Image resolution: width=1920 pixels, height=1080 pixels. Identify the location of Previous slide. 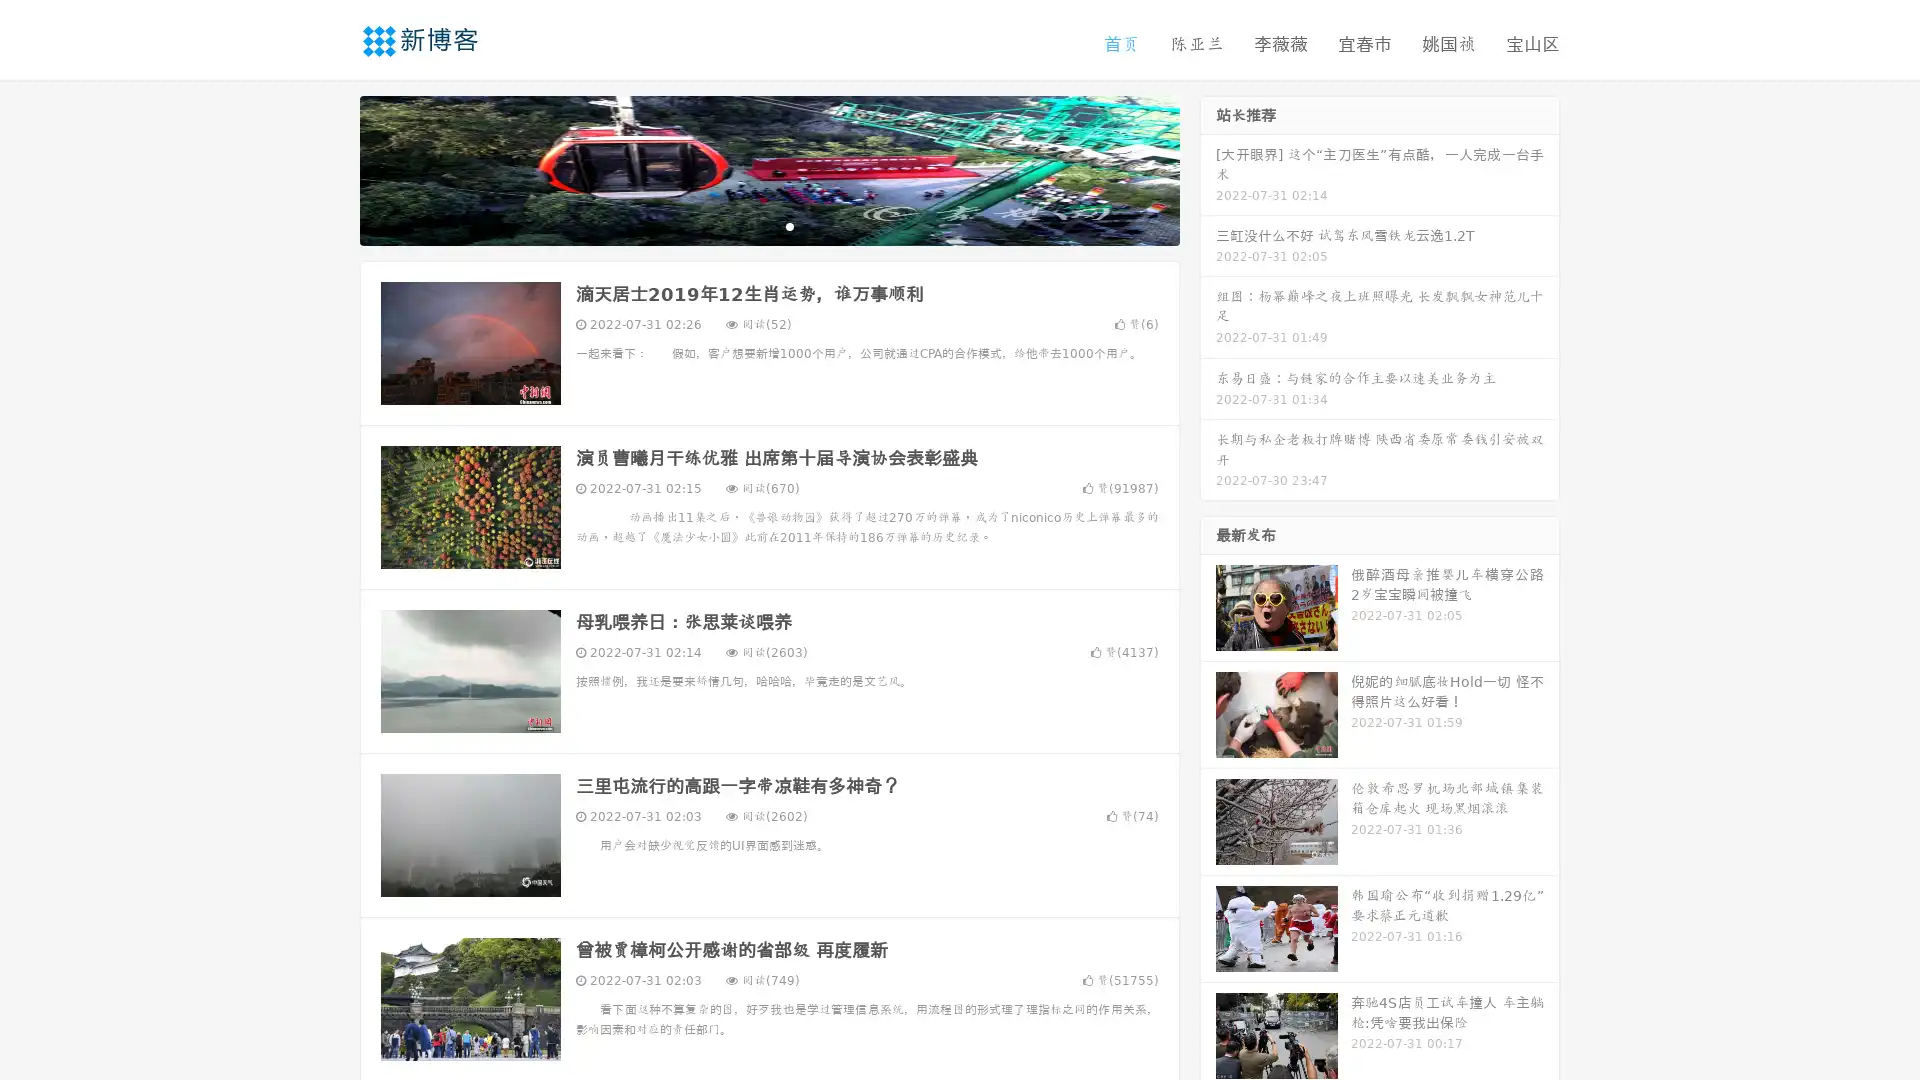
(330, 168).